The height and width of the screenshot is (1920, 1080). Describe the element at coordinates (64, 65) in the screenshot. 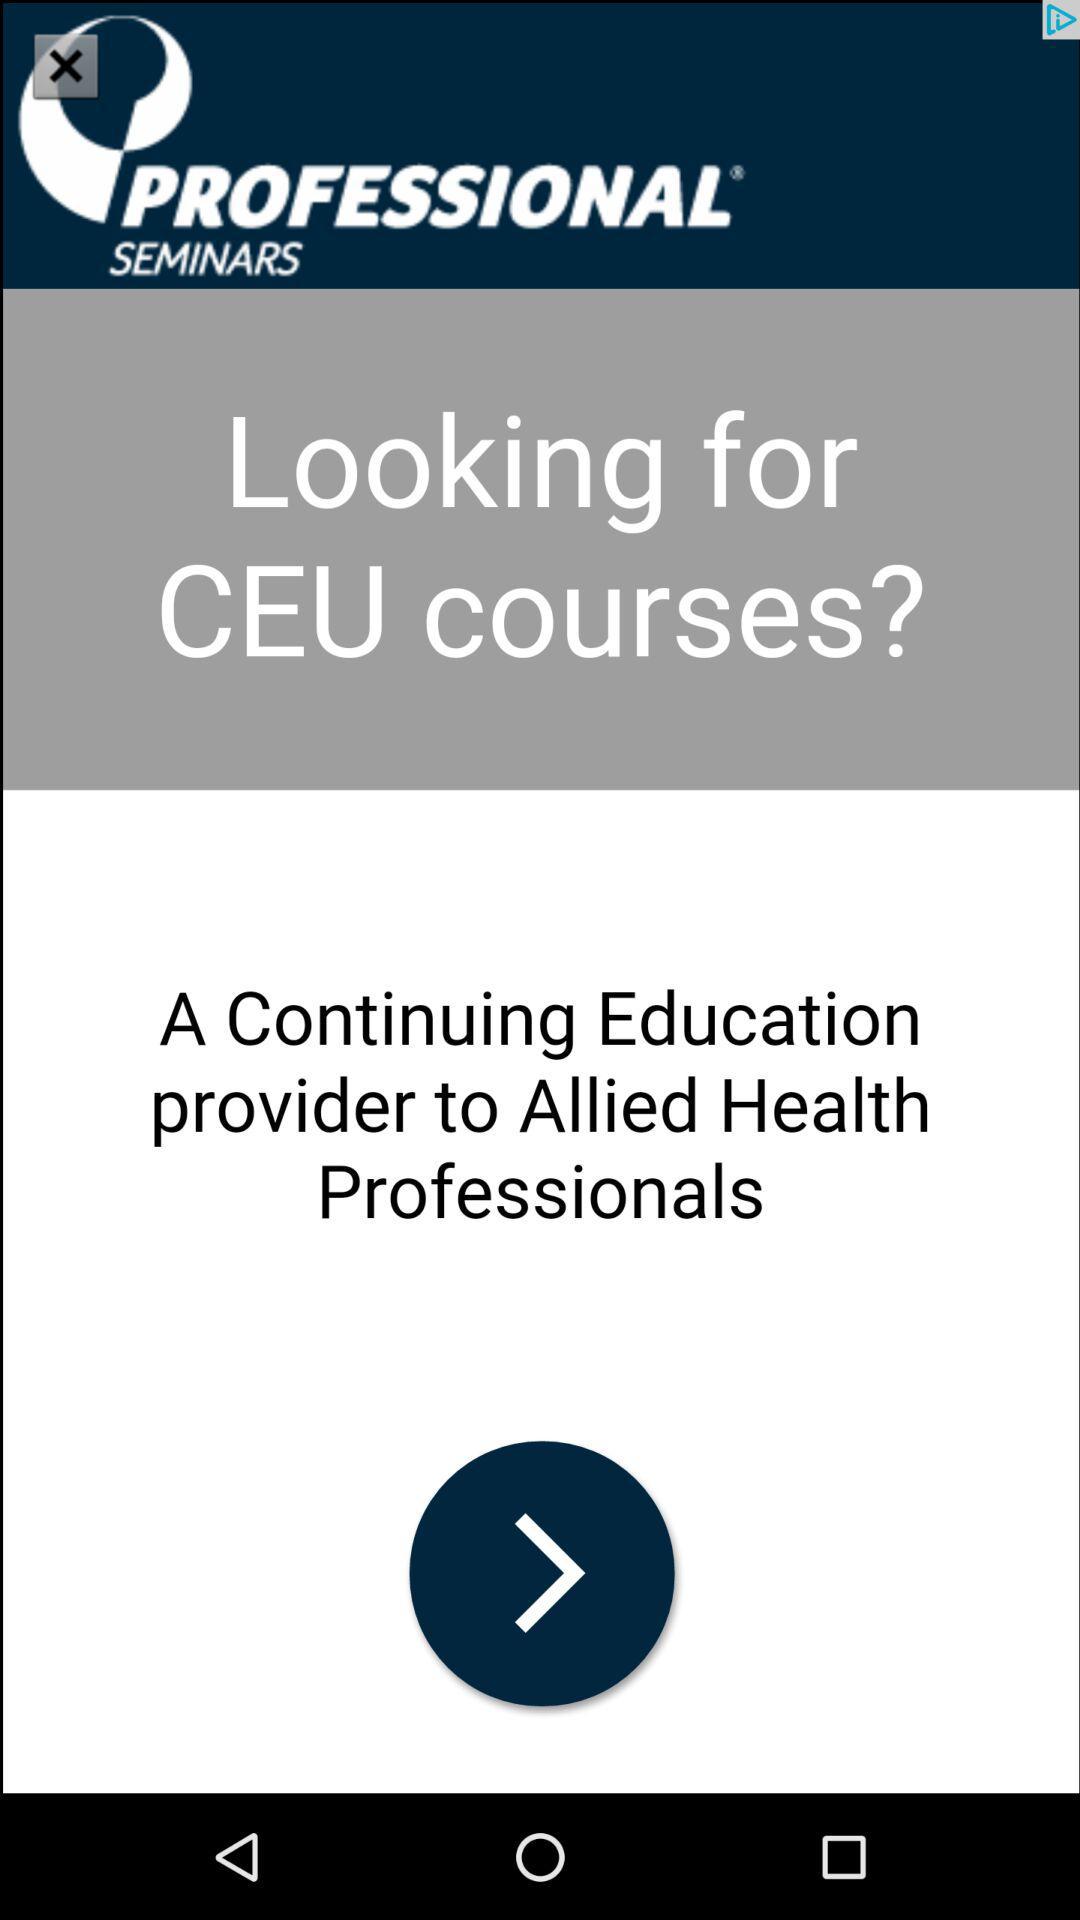

I see `the close icon` at that location.